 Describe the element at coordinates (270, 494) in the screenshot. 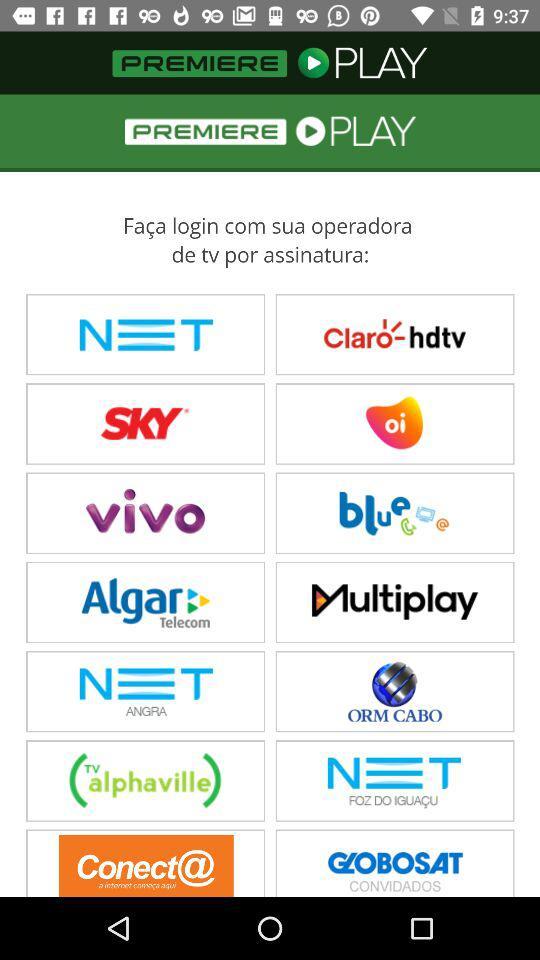

I see `full page` at that location.